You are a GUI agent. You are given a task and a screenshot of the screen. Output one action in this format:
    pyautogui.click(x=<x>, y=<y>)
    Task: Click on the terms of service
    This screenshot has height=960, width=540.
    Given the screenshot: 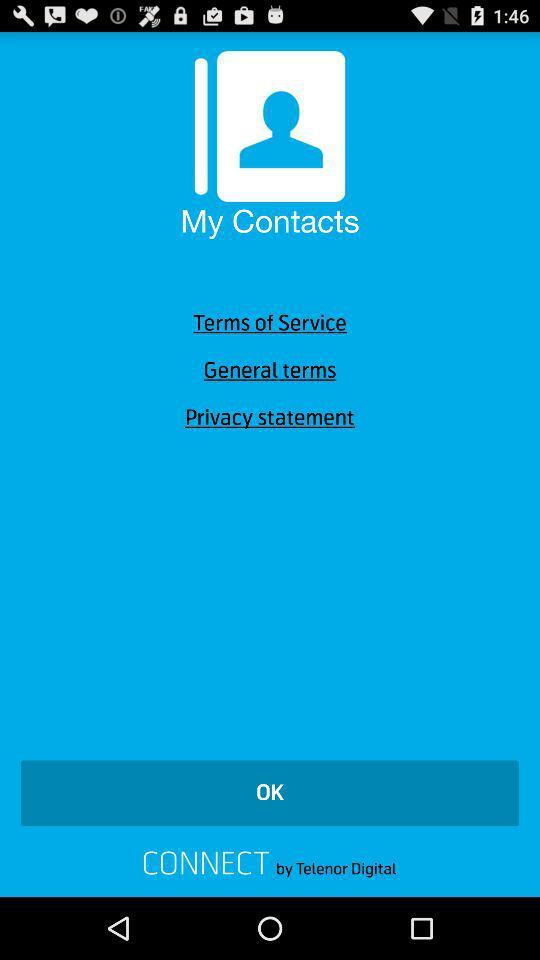 What is the action you would take?
    pyautogui.click(x=270, y=323)
    